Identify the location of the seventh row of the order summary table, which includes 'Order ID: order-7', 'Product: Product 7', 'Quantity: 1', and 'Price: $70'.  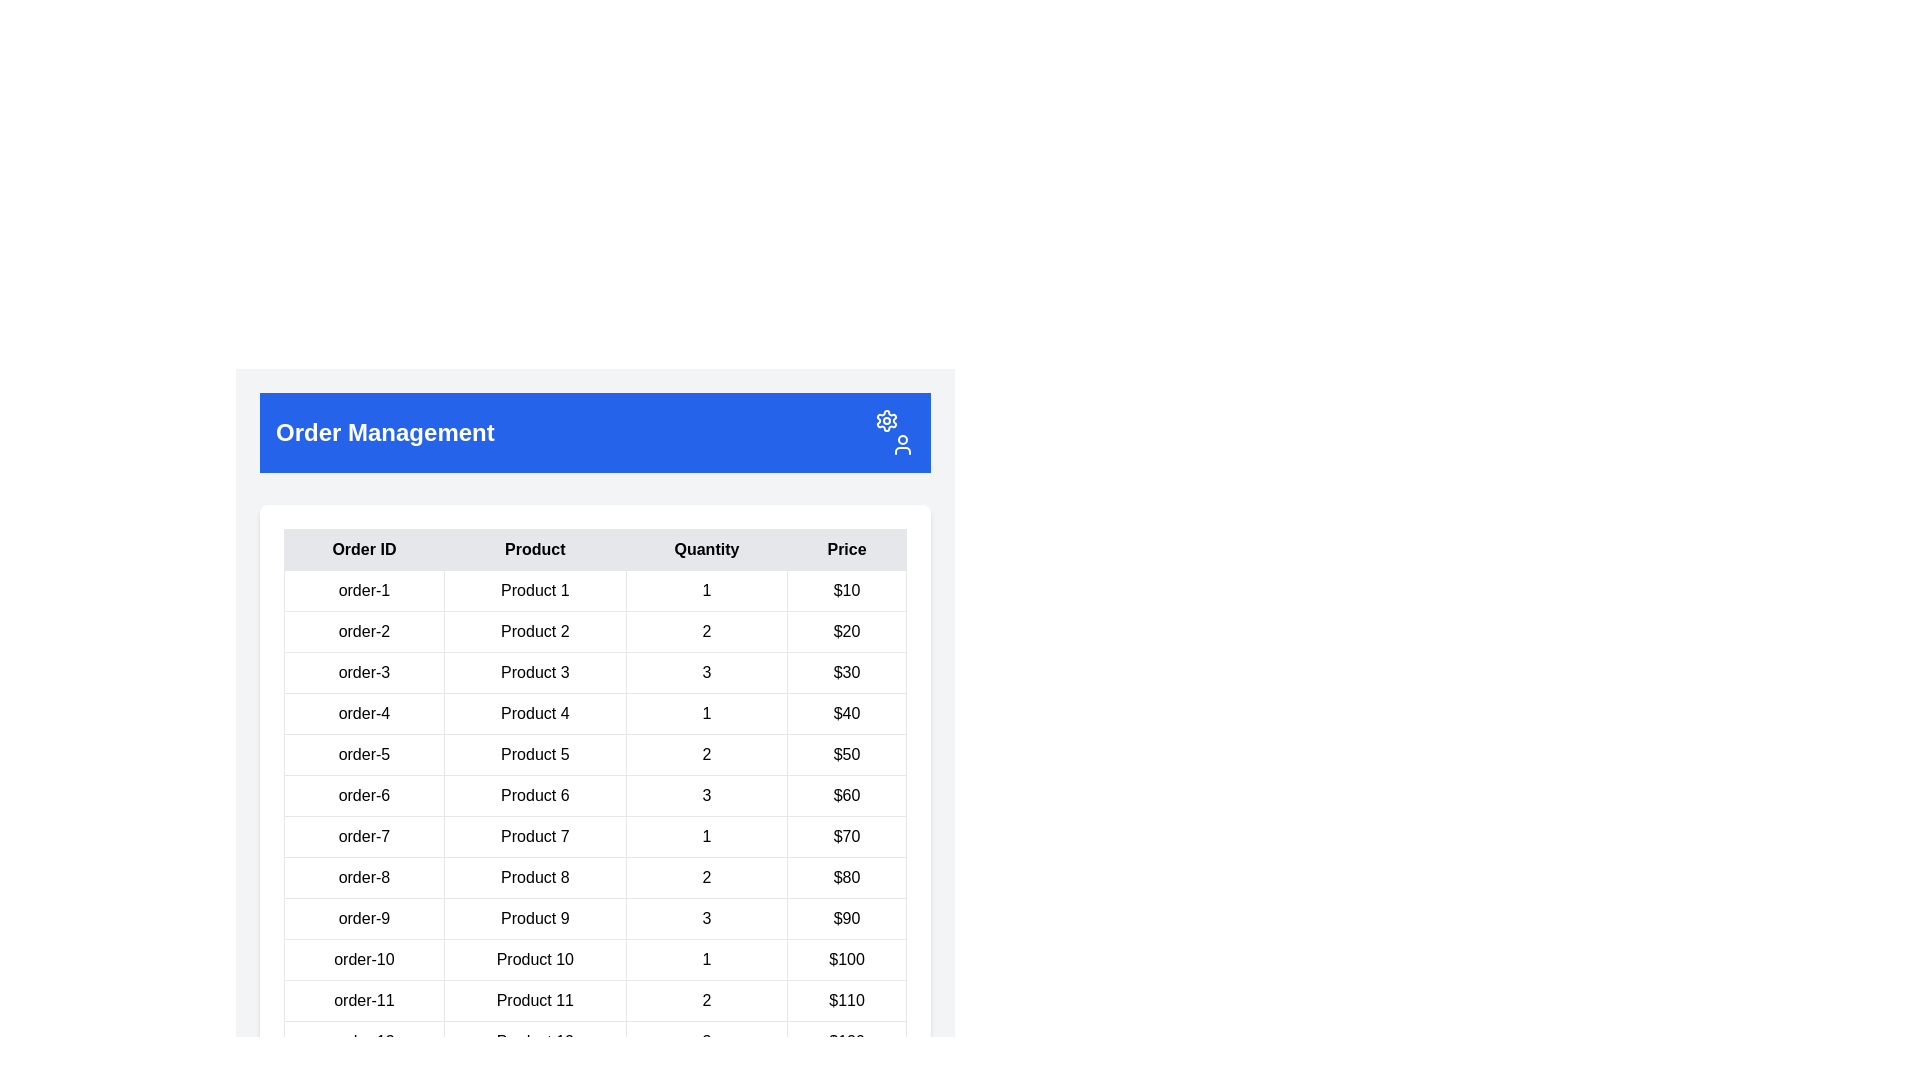
(594, 837).